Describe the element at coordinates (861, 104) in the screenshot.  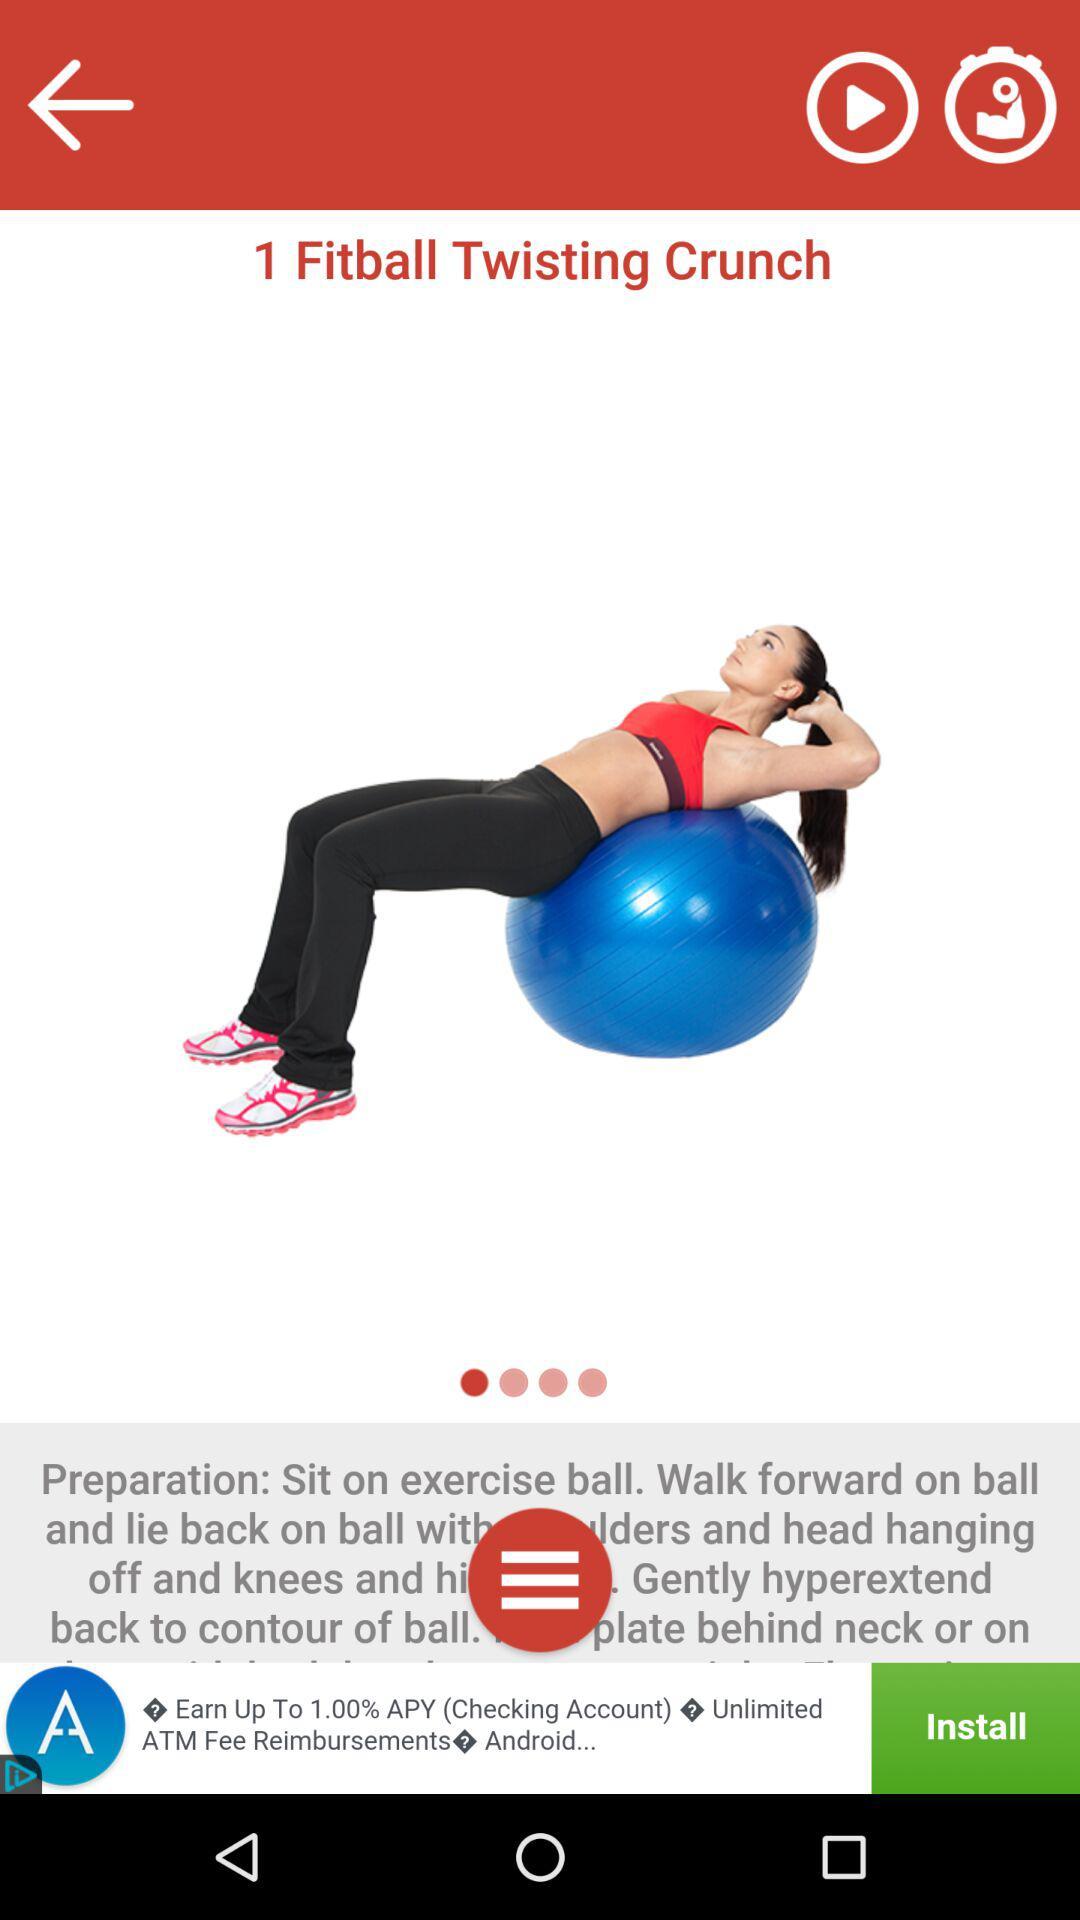
I see `video` at that location.